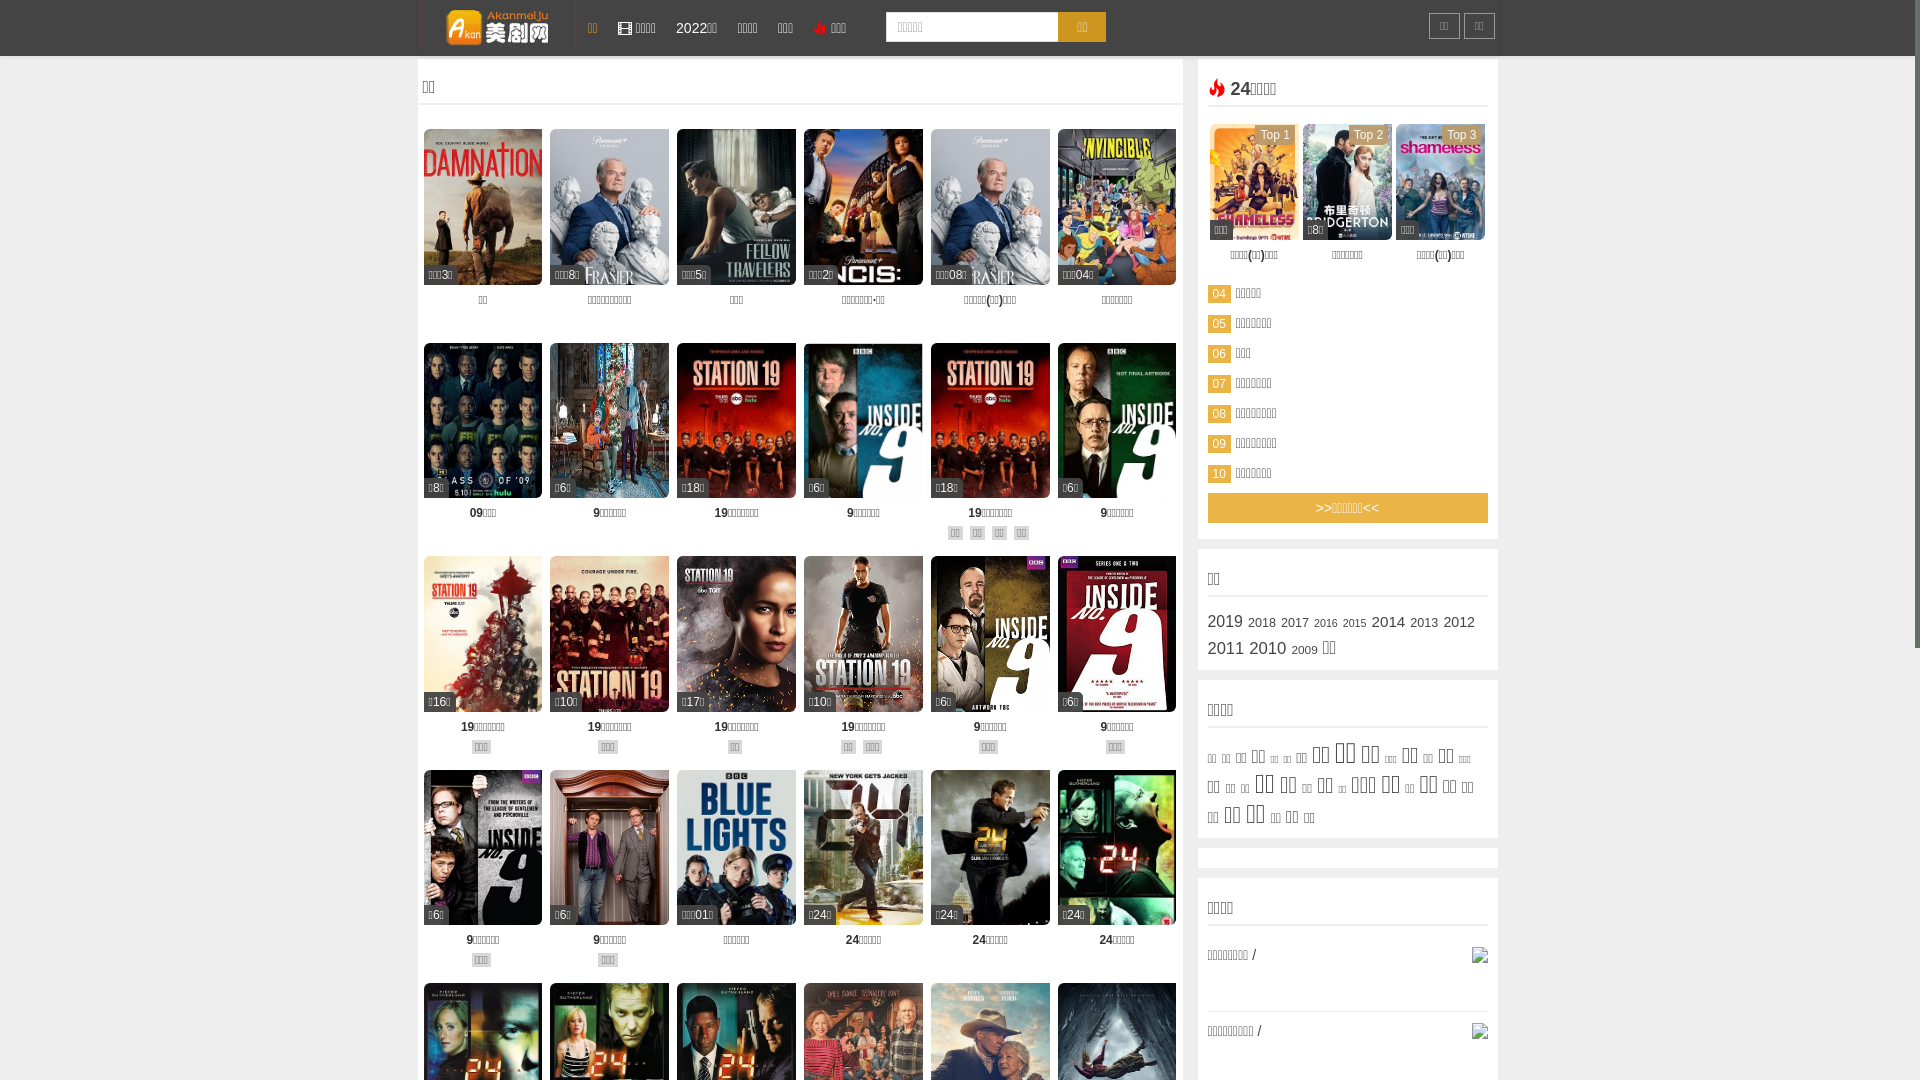 This screenshot has width=1920, height=1080. What do you see at coordinates (1304, 650) in the screenshot?
I see `'2009'` at bounding box center [1304, 650].